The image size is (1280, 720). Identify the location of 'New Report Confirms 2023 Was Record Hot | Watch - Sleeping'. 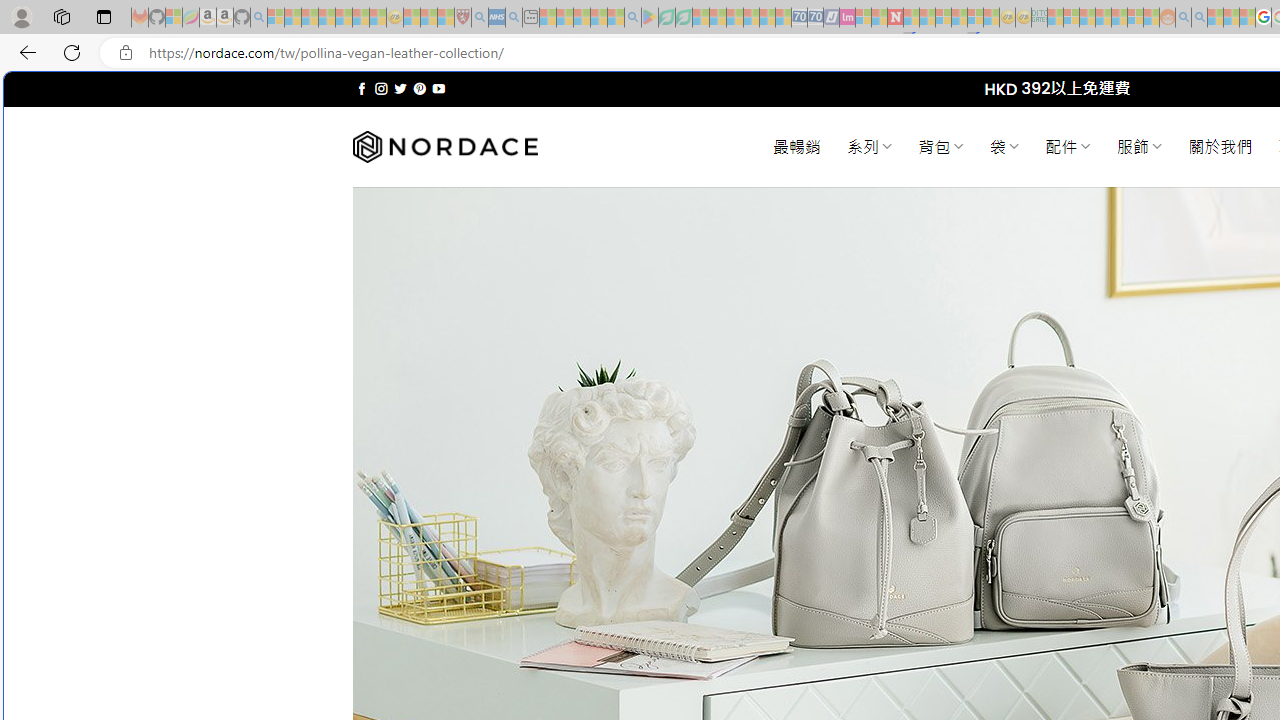
(343, 17).